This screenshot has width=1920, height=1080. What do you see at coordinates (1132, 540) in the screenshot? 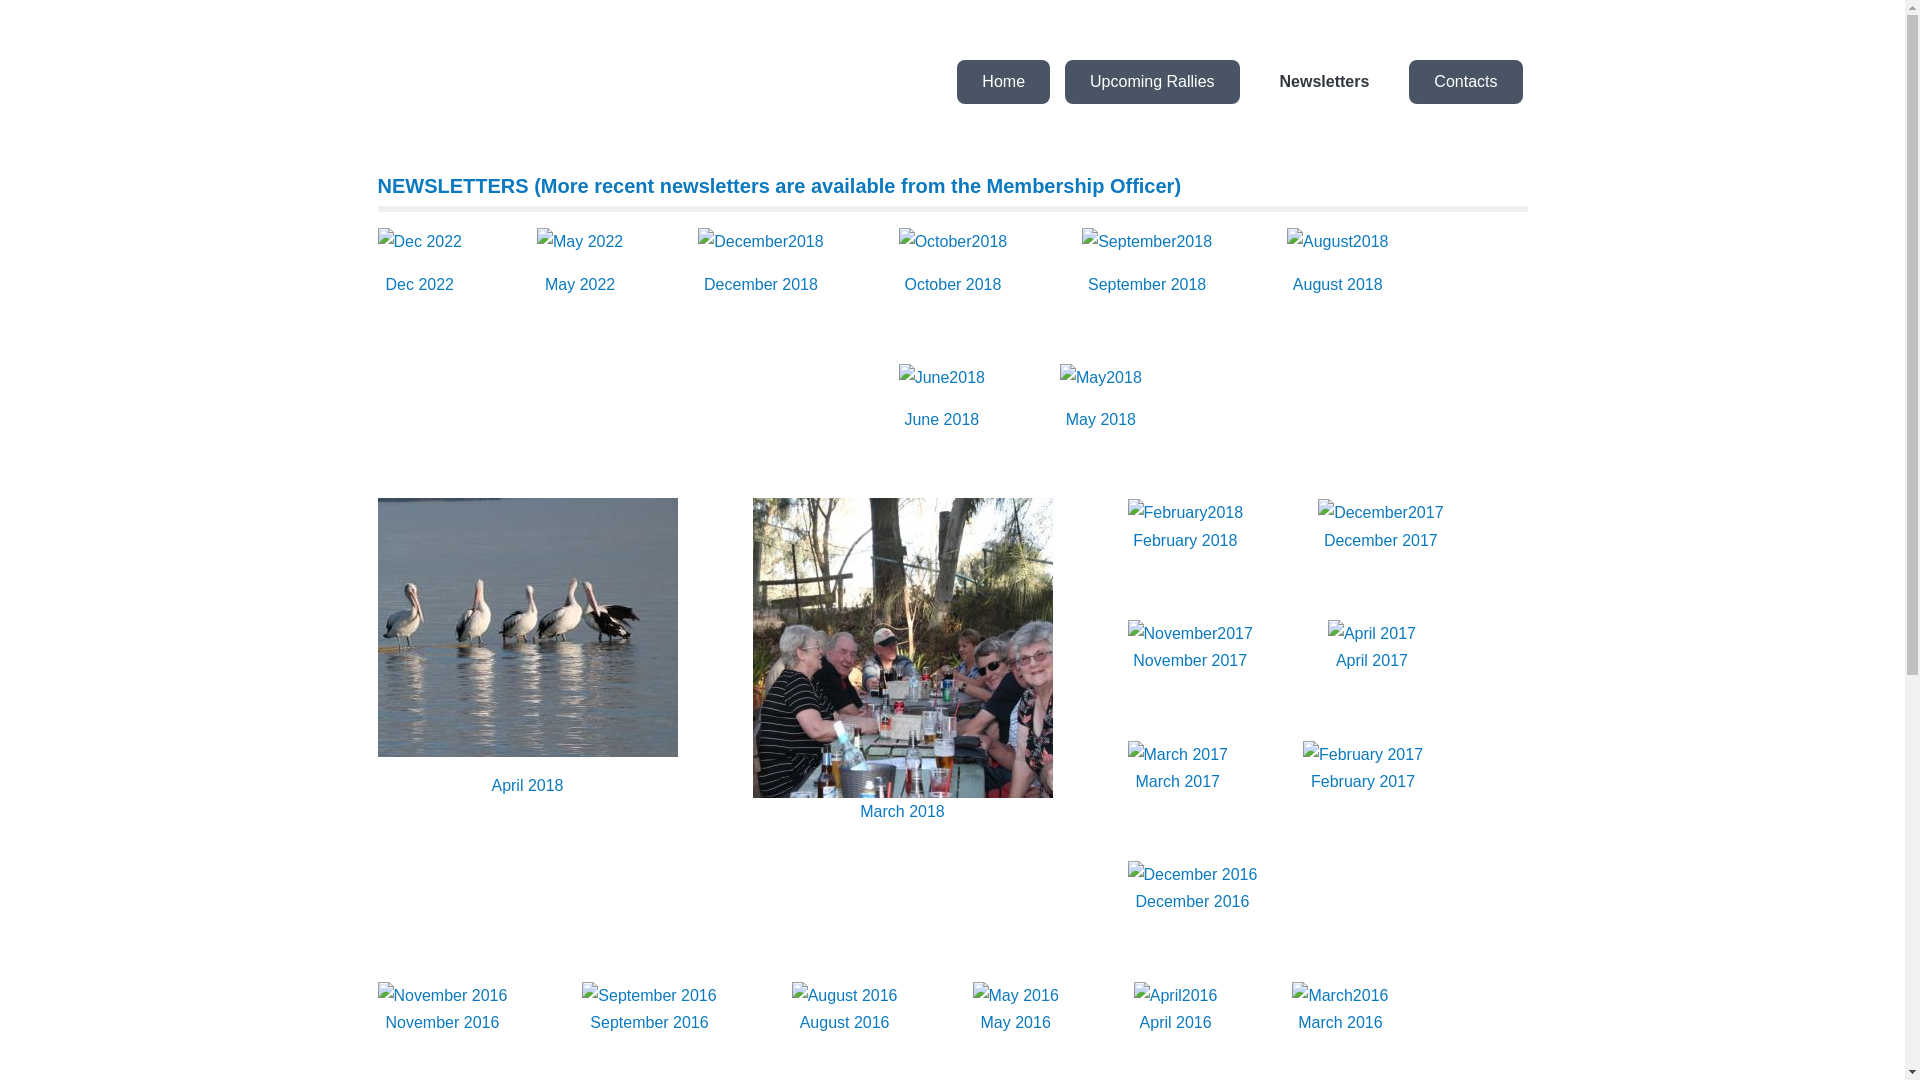
I see `'February 2018'` at bounding box center [1132, 540].